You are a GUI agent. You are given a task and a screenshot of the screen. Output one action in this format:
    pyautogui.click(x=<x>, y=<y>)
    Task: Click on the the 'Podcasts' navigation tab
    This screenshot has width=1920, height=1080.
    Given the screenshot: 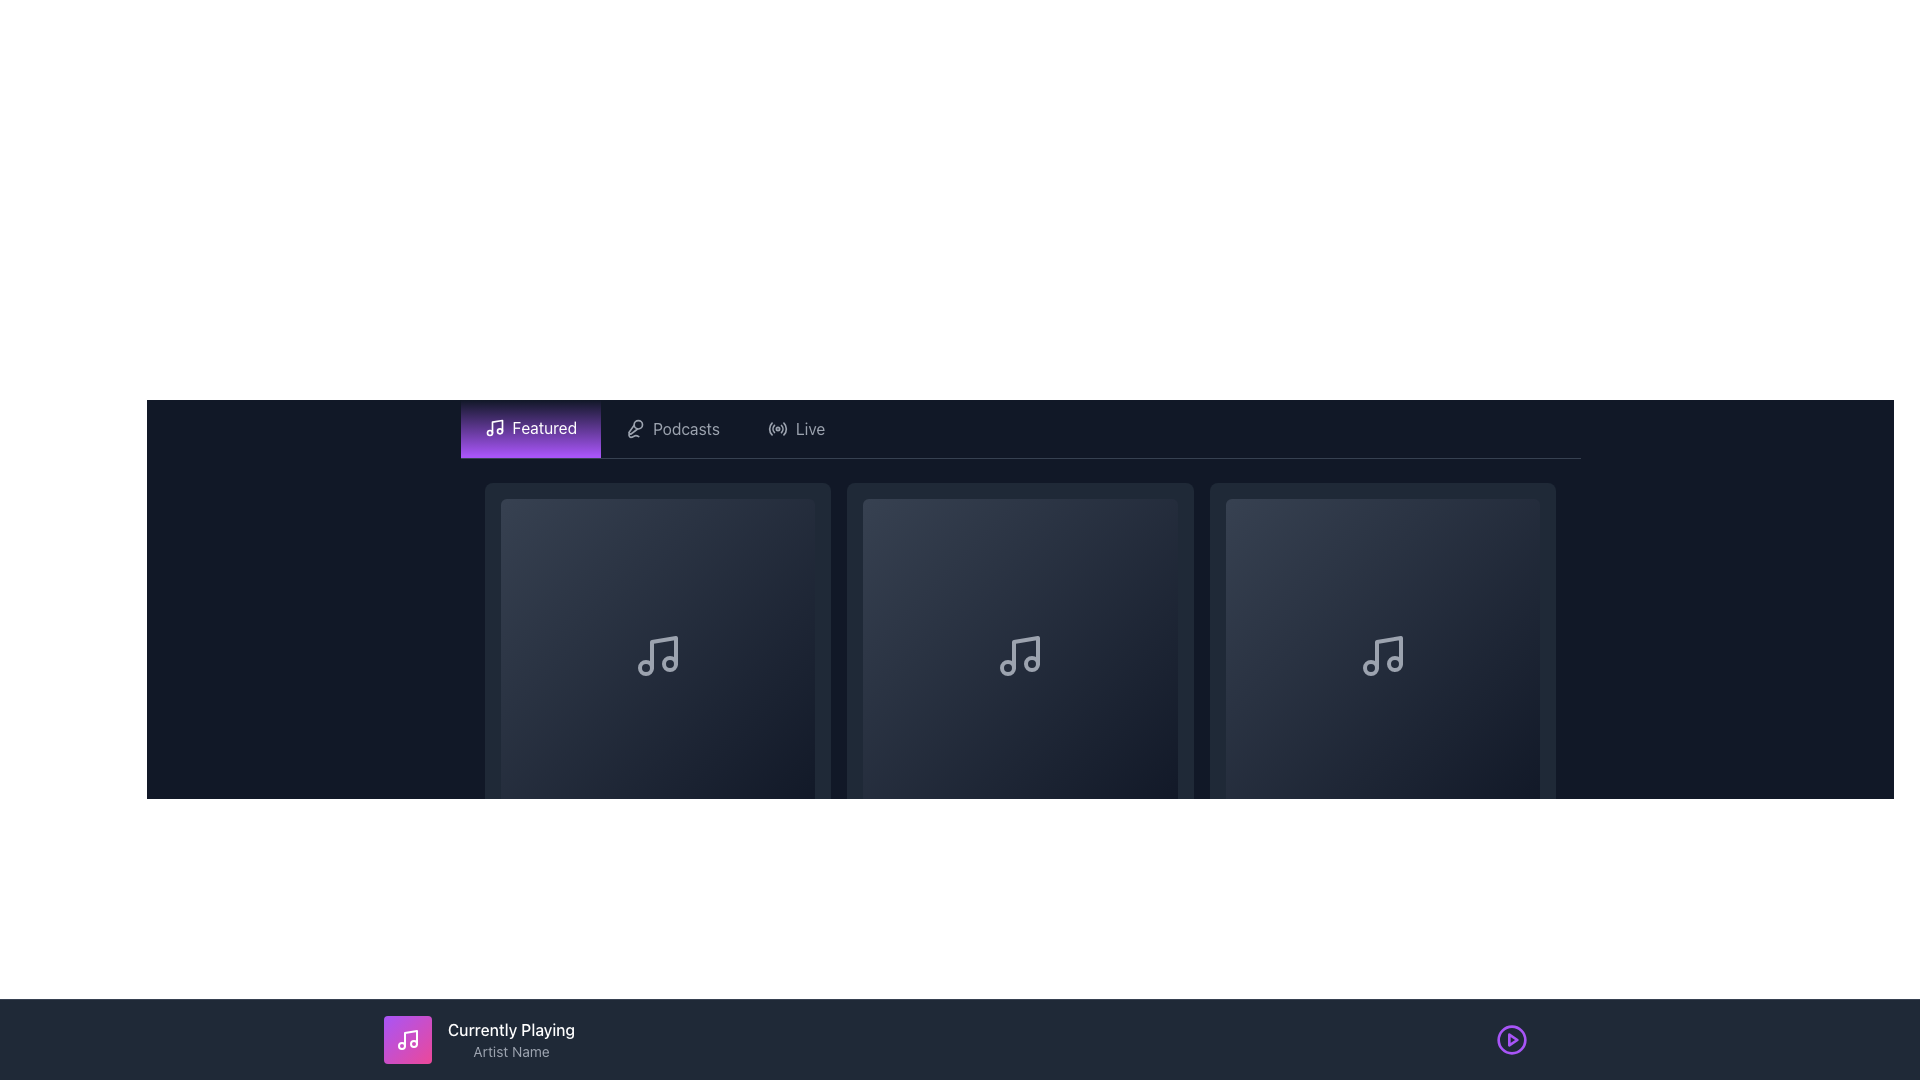 What is the action you would take?
    pyautogui.click(x=672, y=427)
    